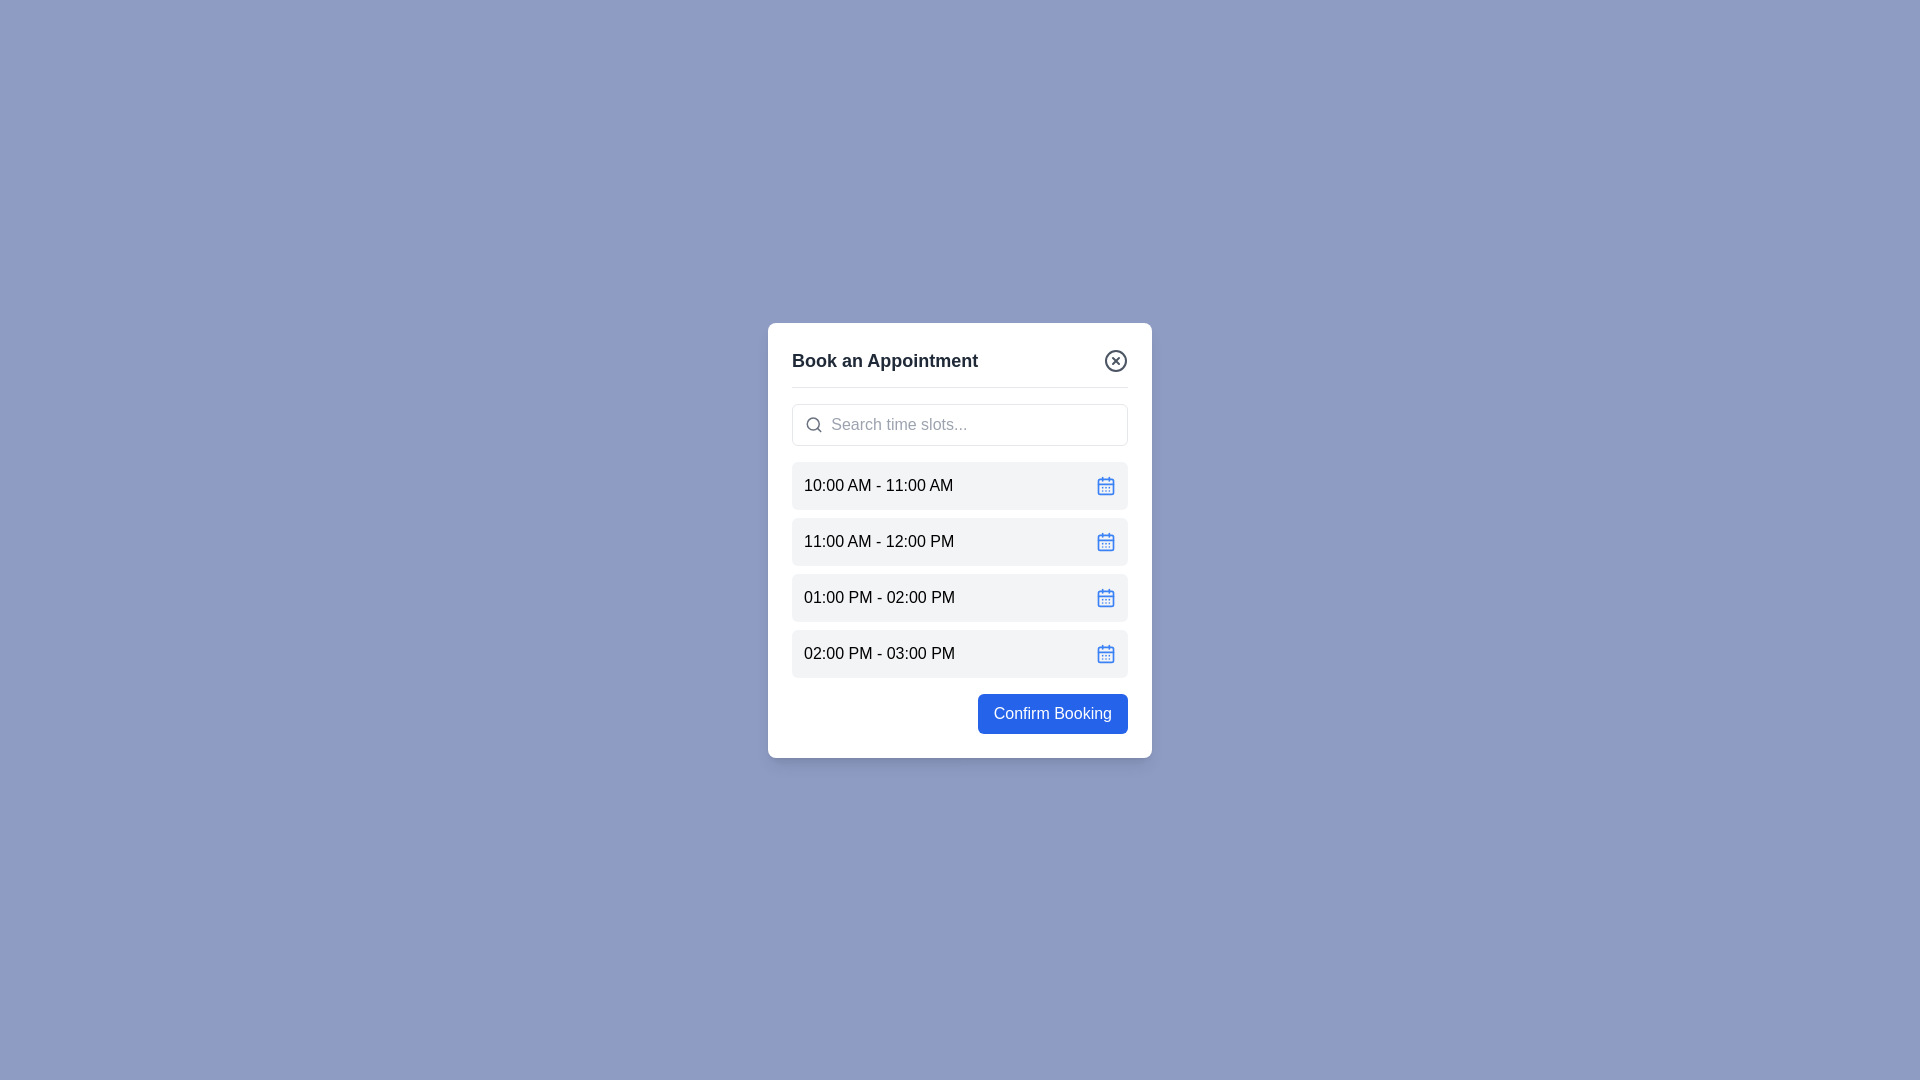 The width and height of the screenshot is (1920, 1080). I want to click on the time slot labeled '02:00 PM - 03:00 PM' to select it, so click(960, 653).